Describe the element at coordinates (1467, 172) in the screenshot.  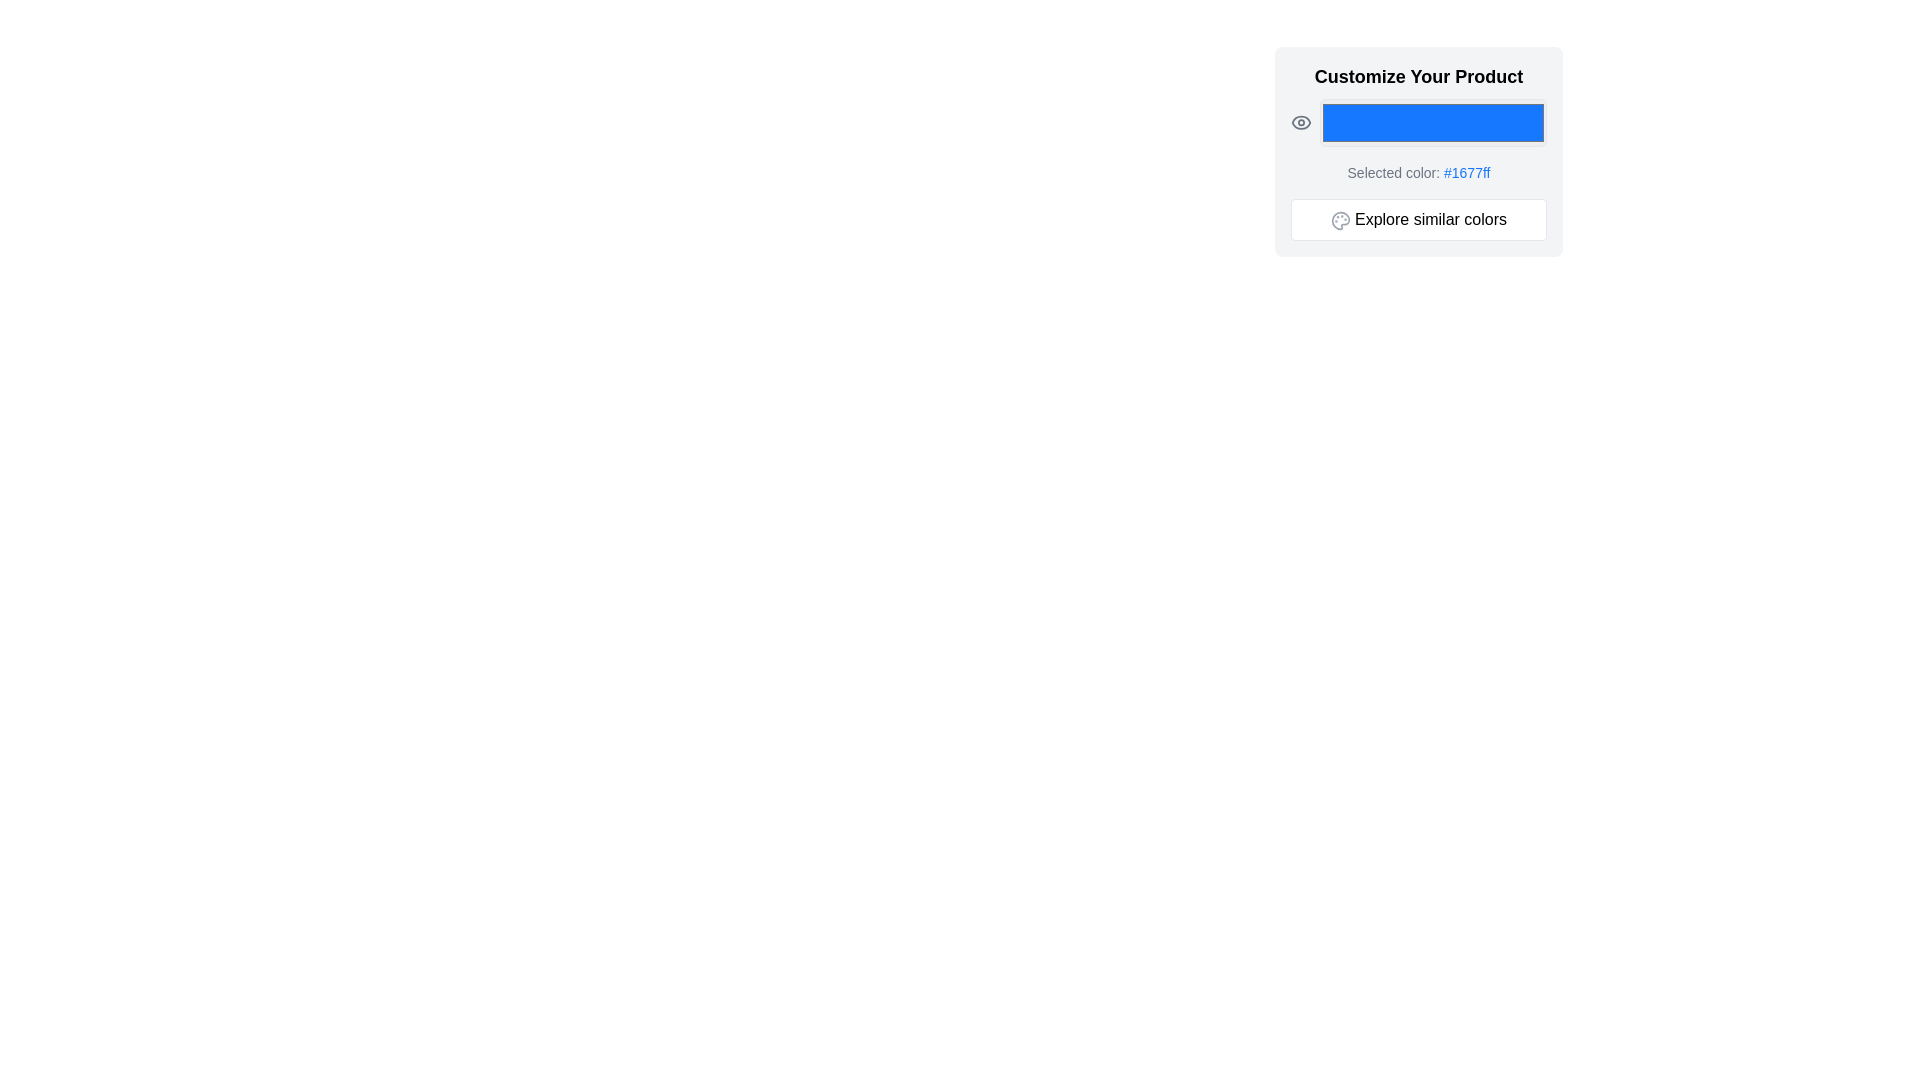
I see `the Text Label that displays the color code '#1677ff', which is styled in blue and located underneath the blue color display box and above the 'Explore similar colors' button` at that location.